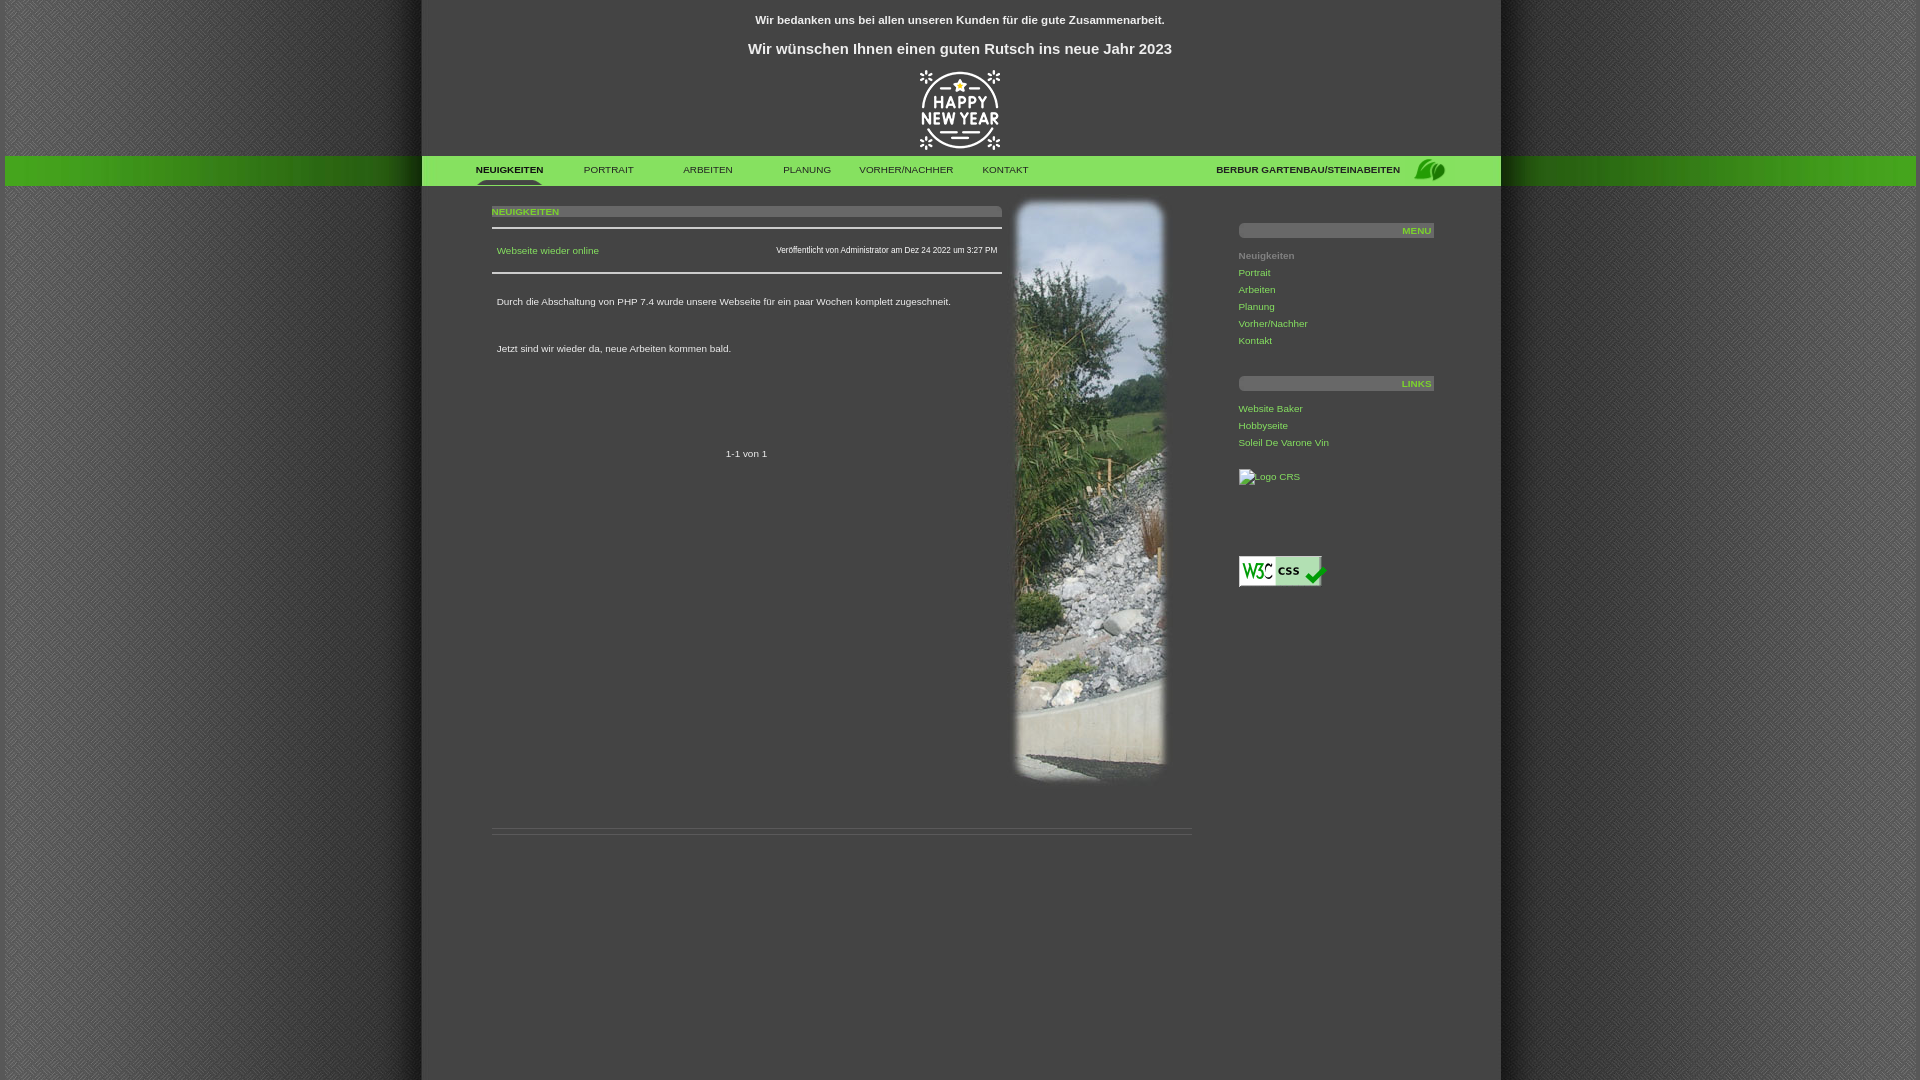  I want to click on 'KONTAKT', so click(1005, 173).